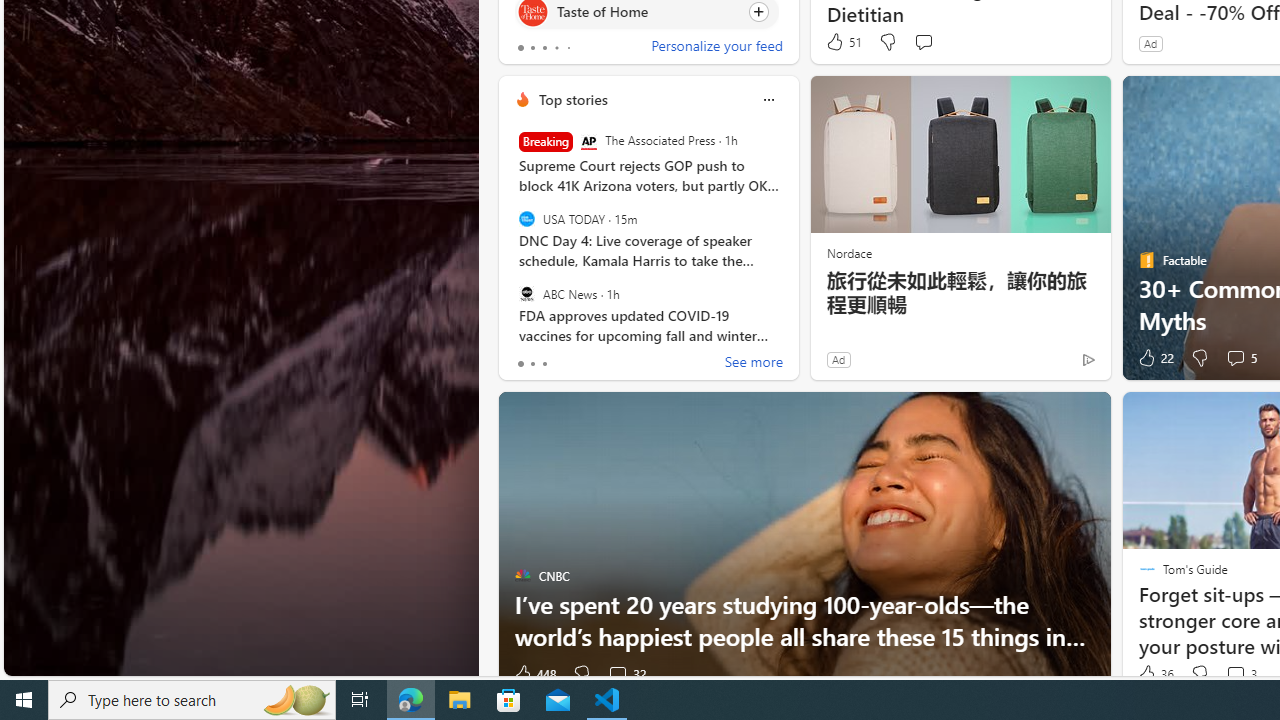 This screenshot has height=720, width=1280. Describe the element at coordinates (567, 46) in the screenshot. I see `'tab-4'` at that location.